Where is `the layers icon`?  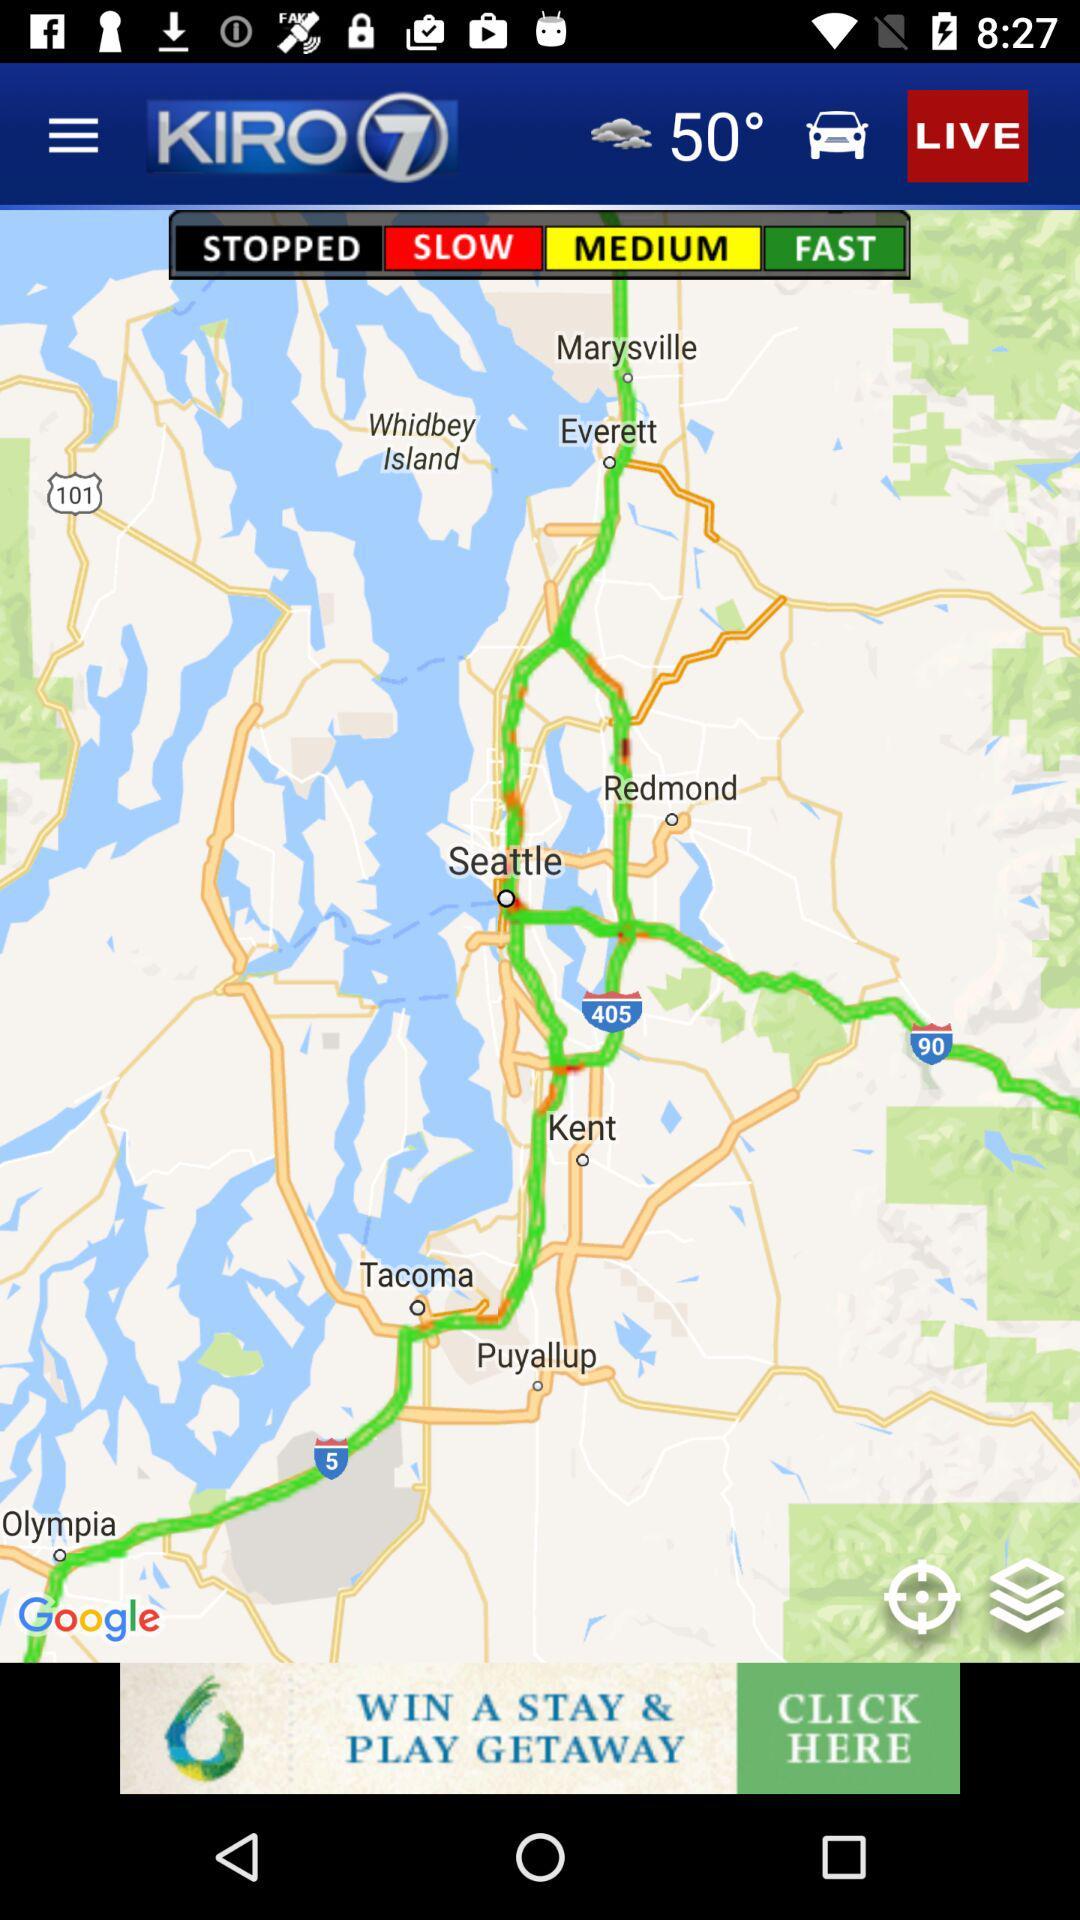 the layers icon is located at coordinates (1027, 1610).